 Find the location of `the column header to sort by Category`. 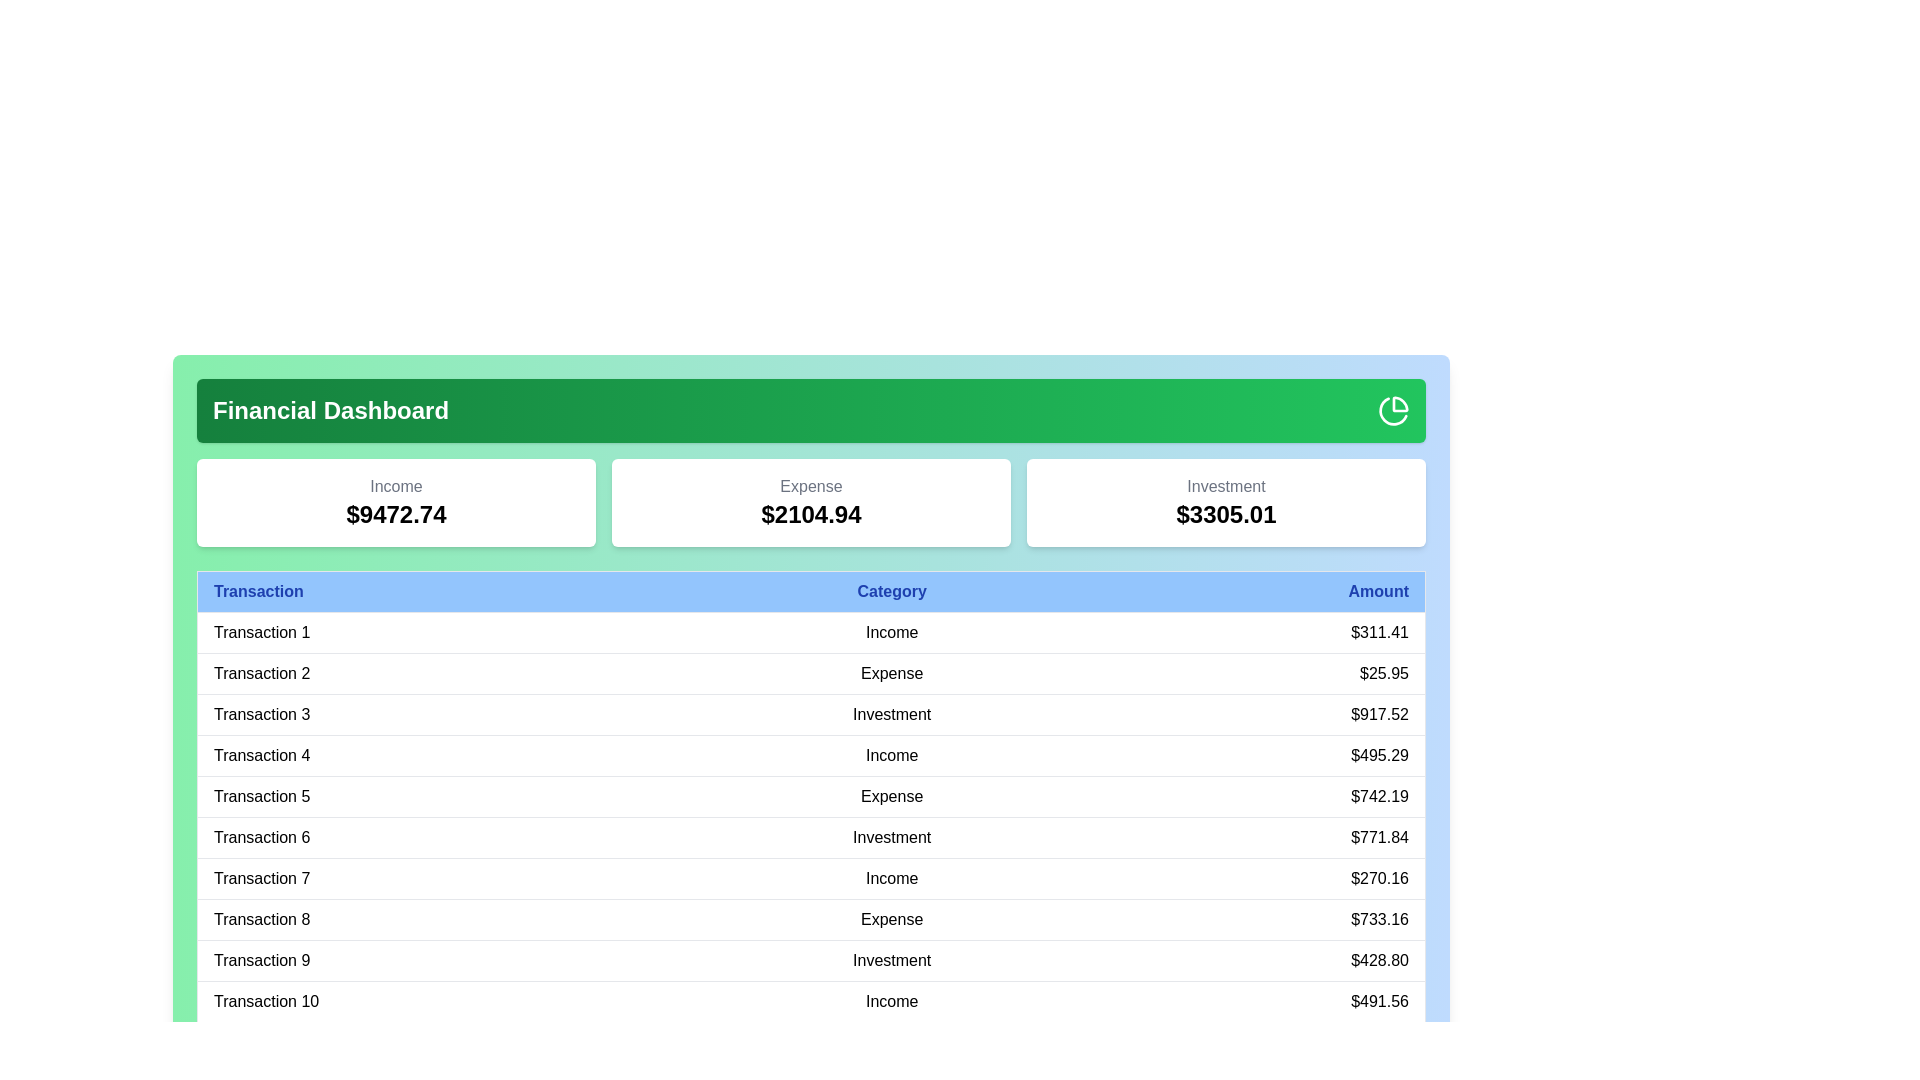

the column header to sort by Category is located at coordinates (891, 590).